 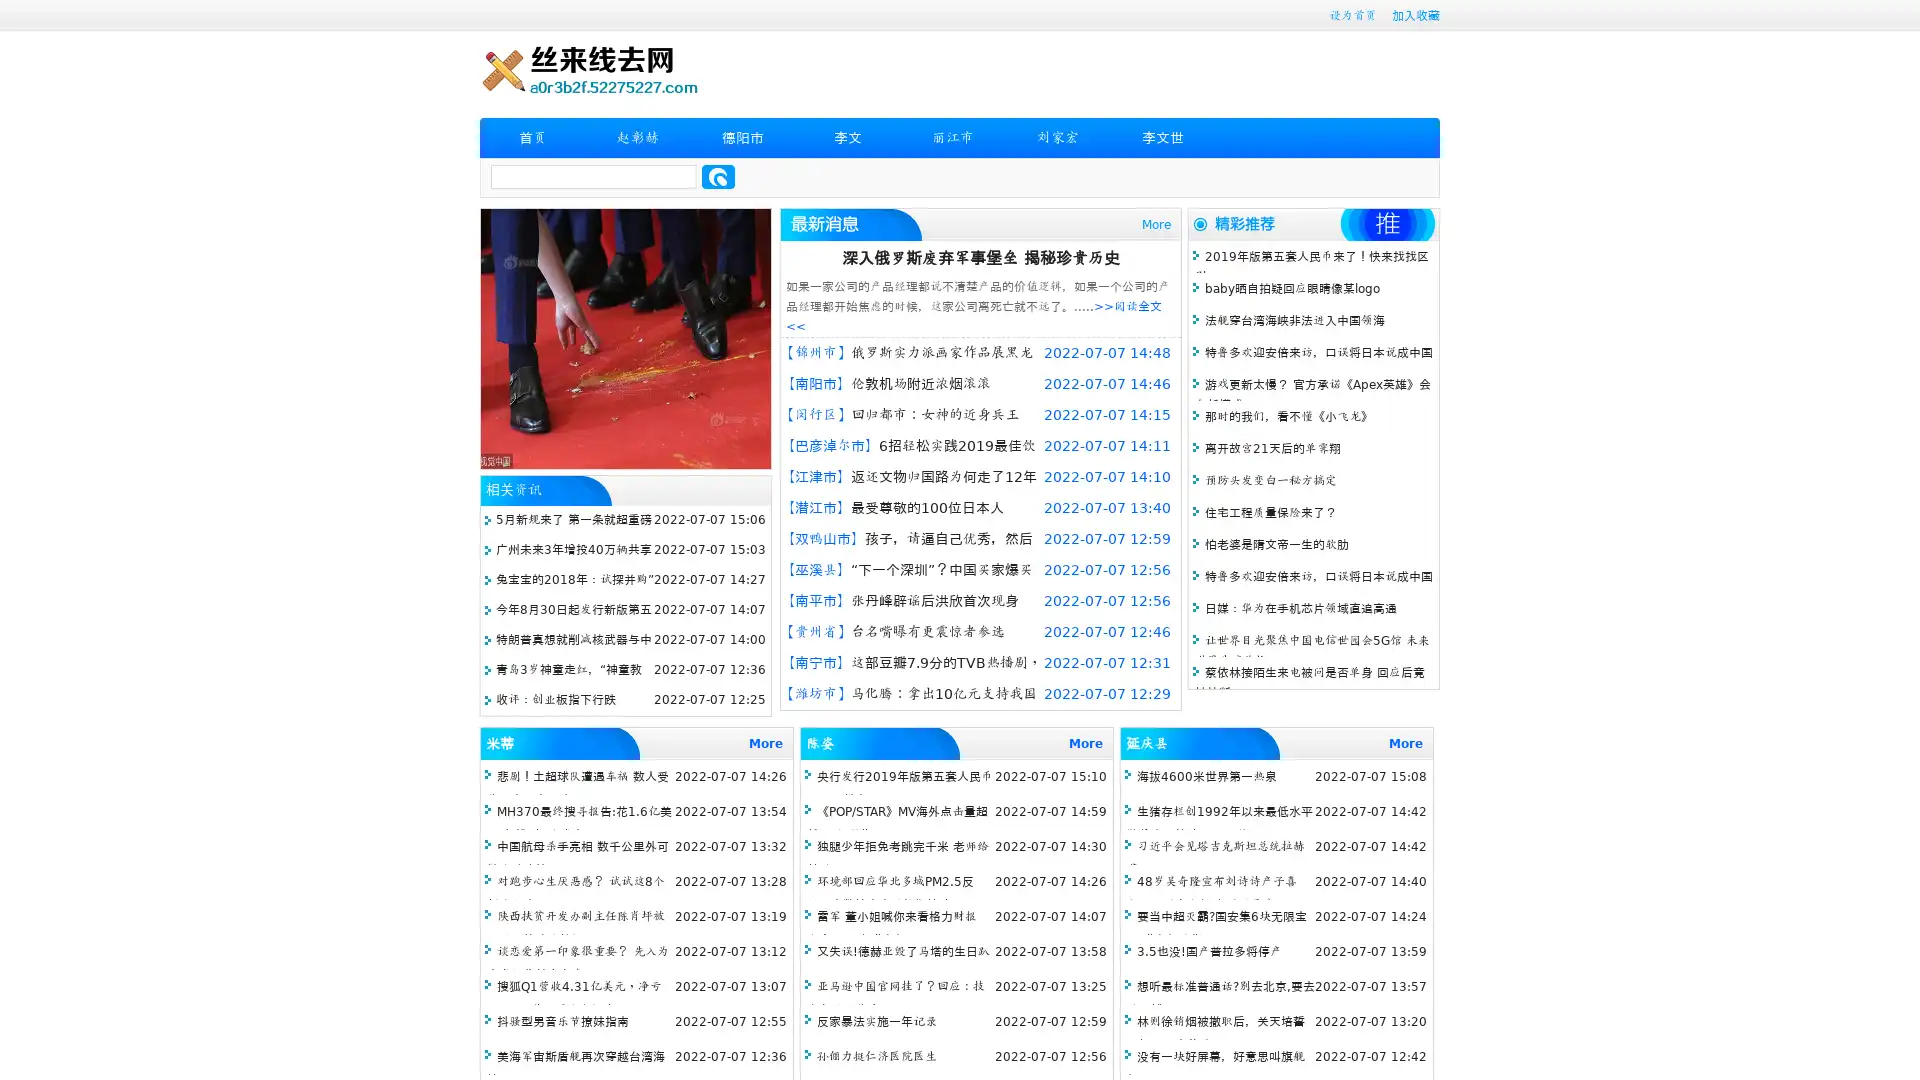 I want to click on Search, so click(x=718, y=176).